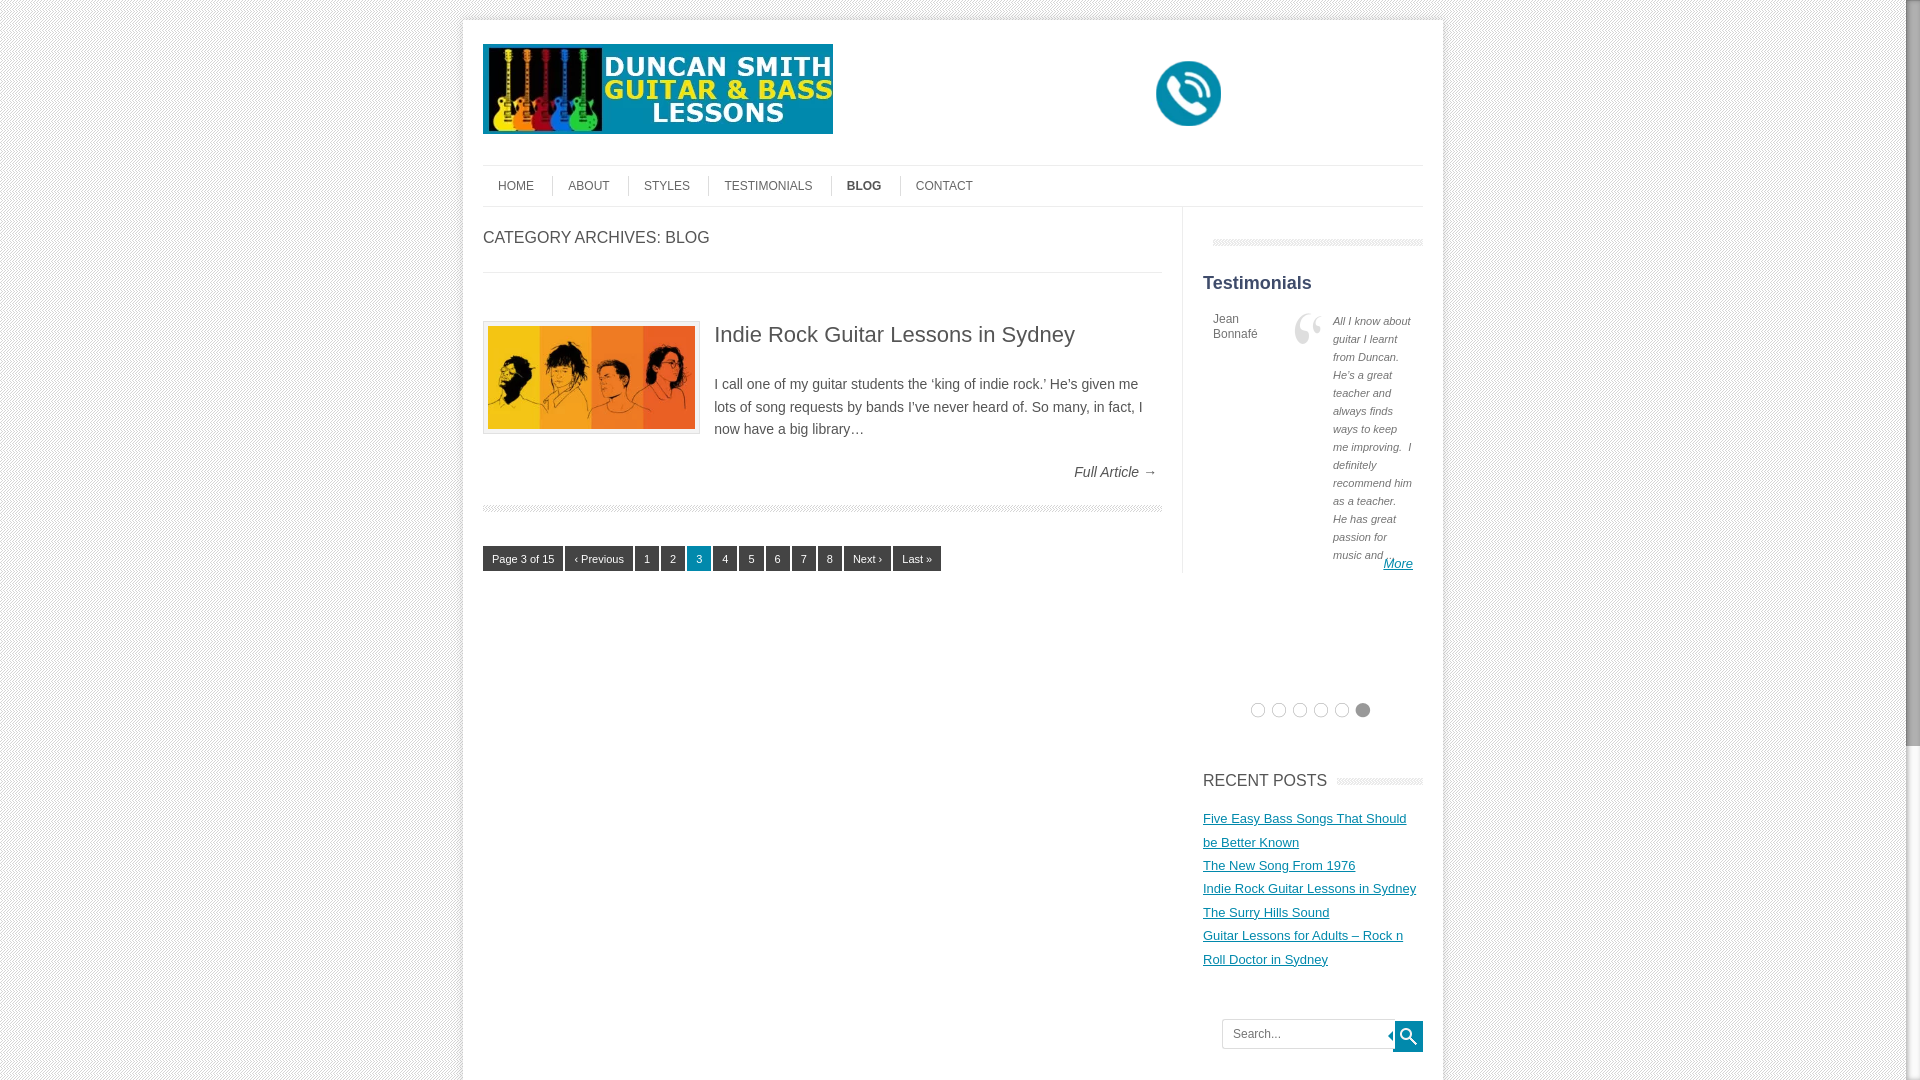 Image resolution: width=1920 pixels, height=1080 pixels. I want to click on '7', so click(791, 558).